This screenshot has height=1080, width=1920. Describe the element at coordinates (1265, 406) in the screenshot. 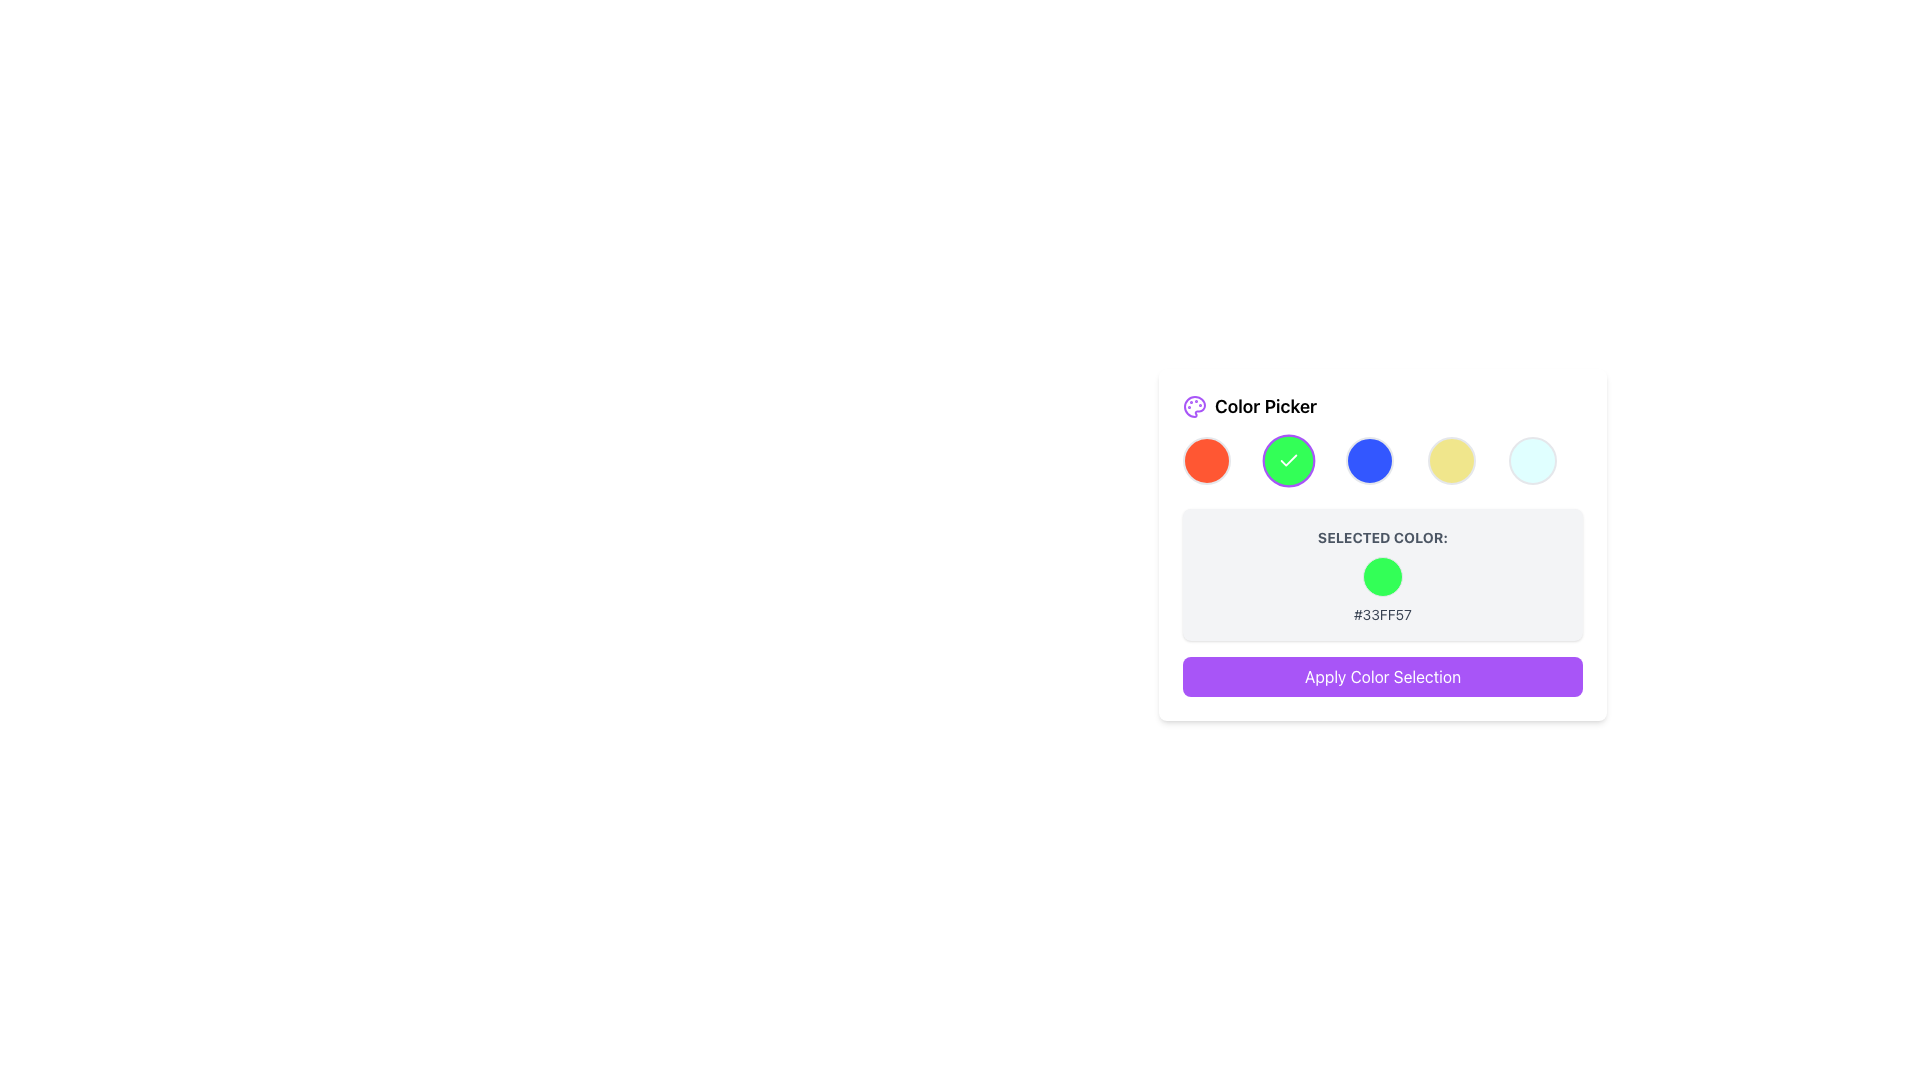

I see `the non-interactive text label that serves as a title for the color selection feature, located to the right of the purple palette icon in the top-left section of the interface` at that location.